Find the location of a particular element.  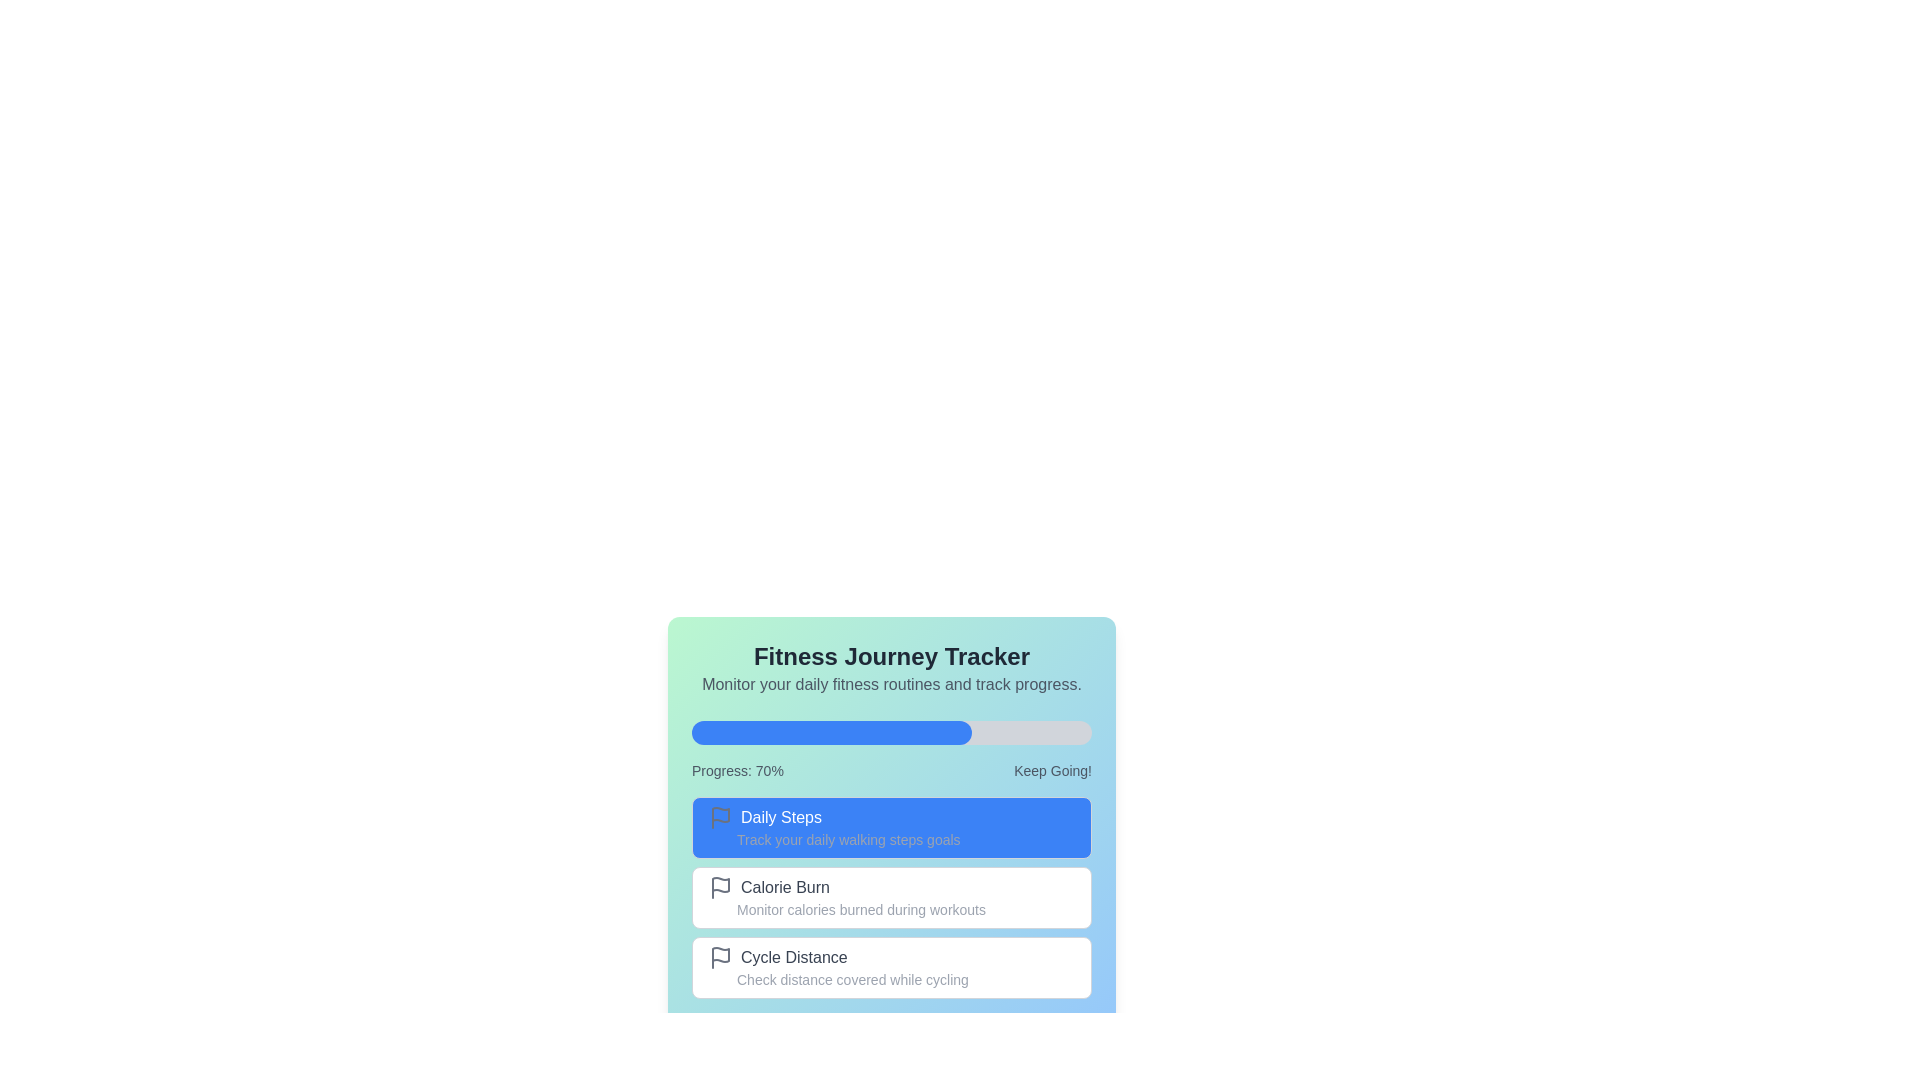

the static text label that reads 'Track your daily walking steps goals', which is displayed in smaller gray font beneath the 'Daily Steps' heading is located at coordinates (905, 840).